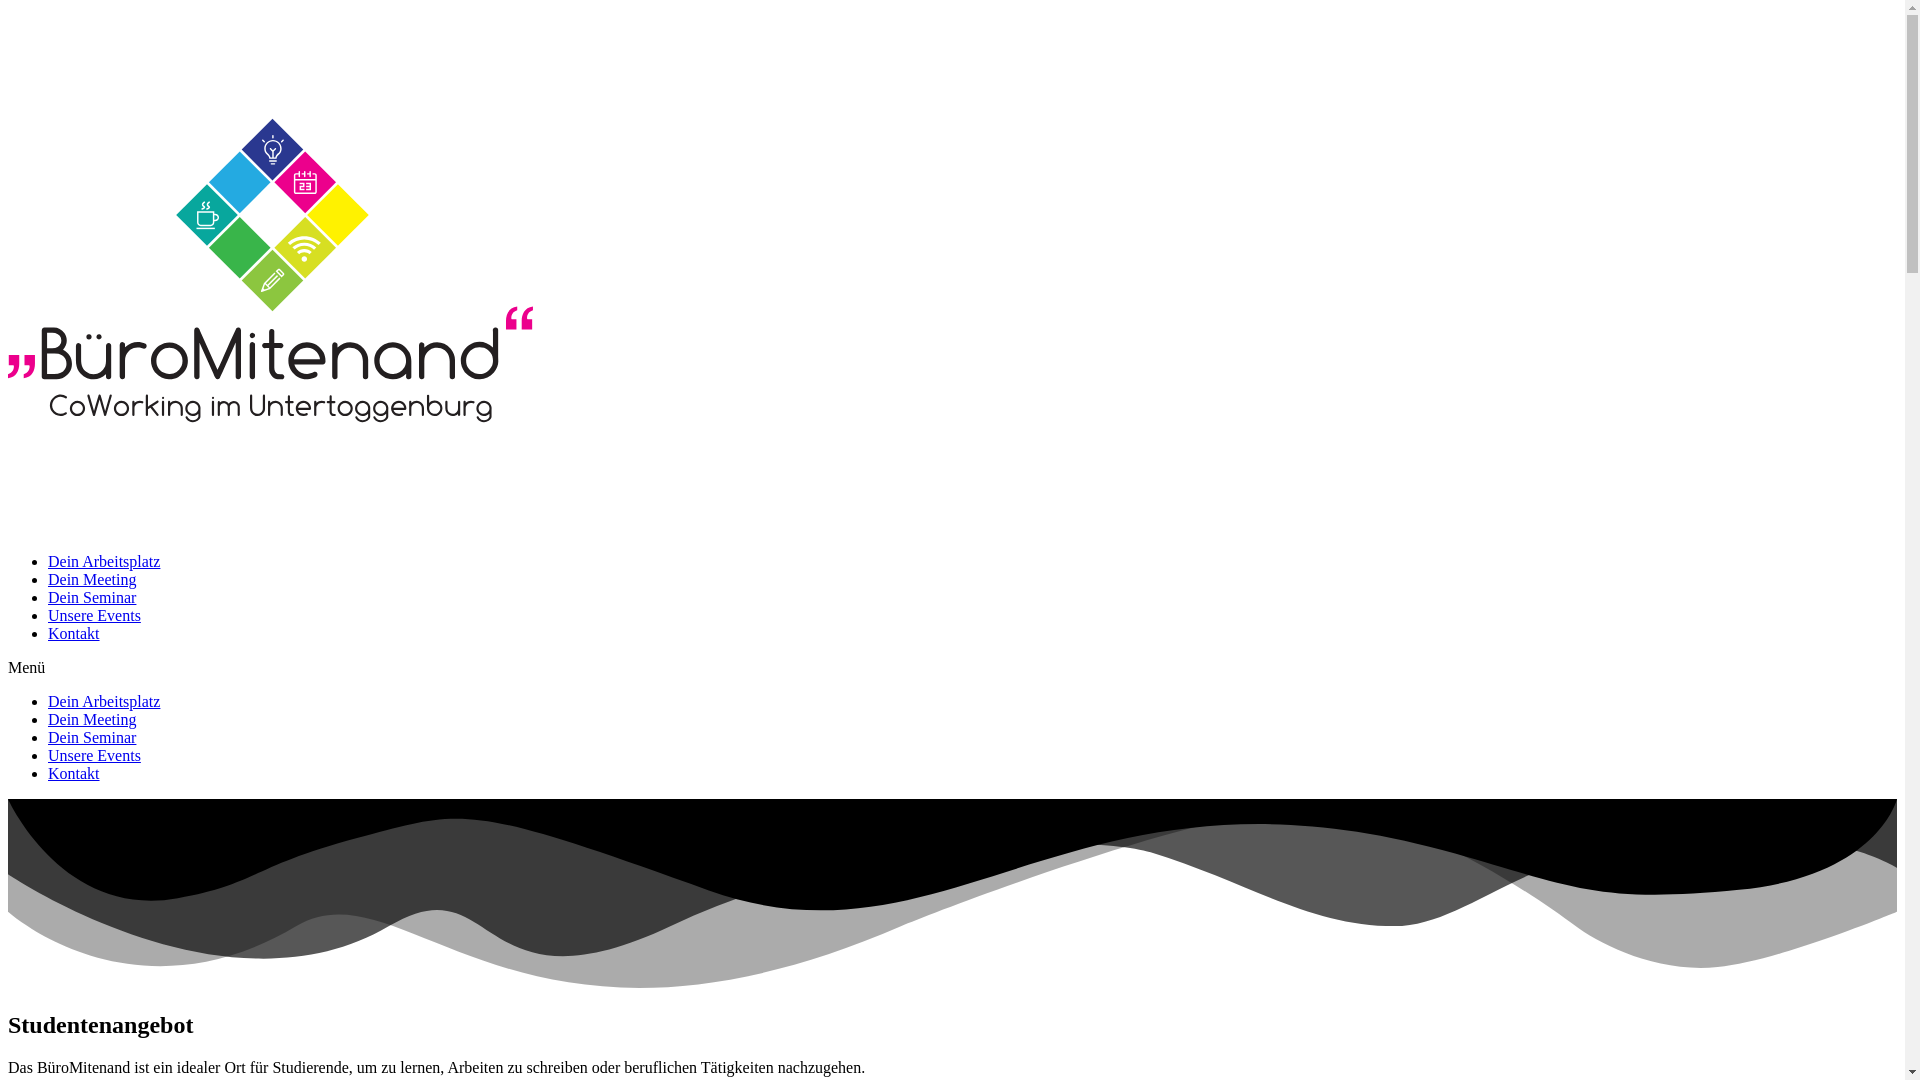 The width and height of the screenshot is (1920, 1080). Describe the element at coordinates (48, 755) in the screenshot. I see `'Unsere Events'` at that location.